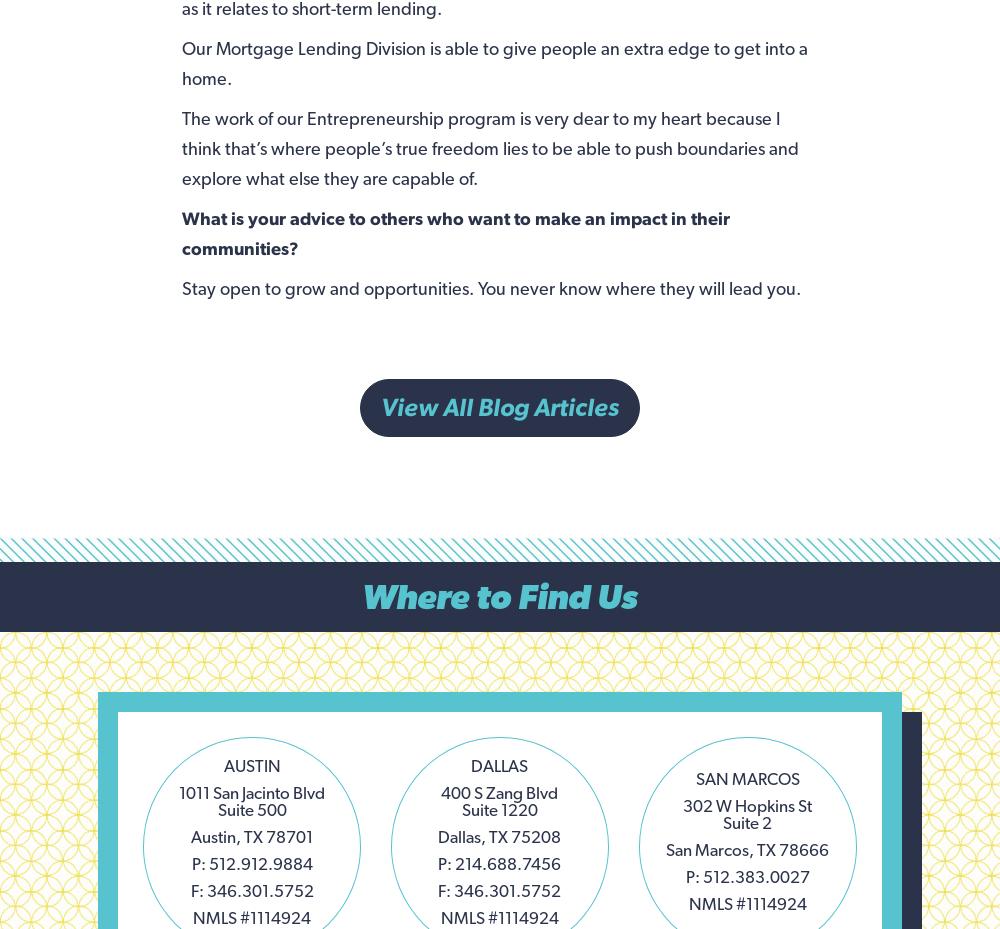 The height and width of the screenshot is (929, 1000). I want to click on 'Stay open to grow and opportunities. You never know where they will lead you.', so click(489, 287).